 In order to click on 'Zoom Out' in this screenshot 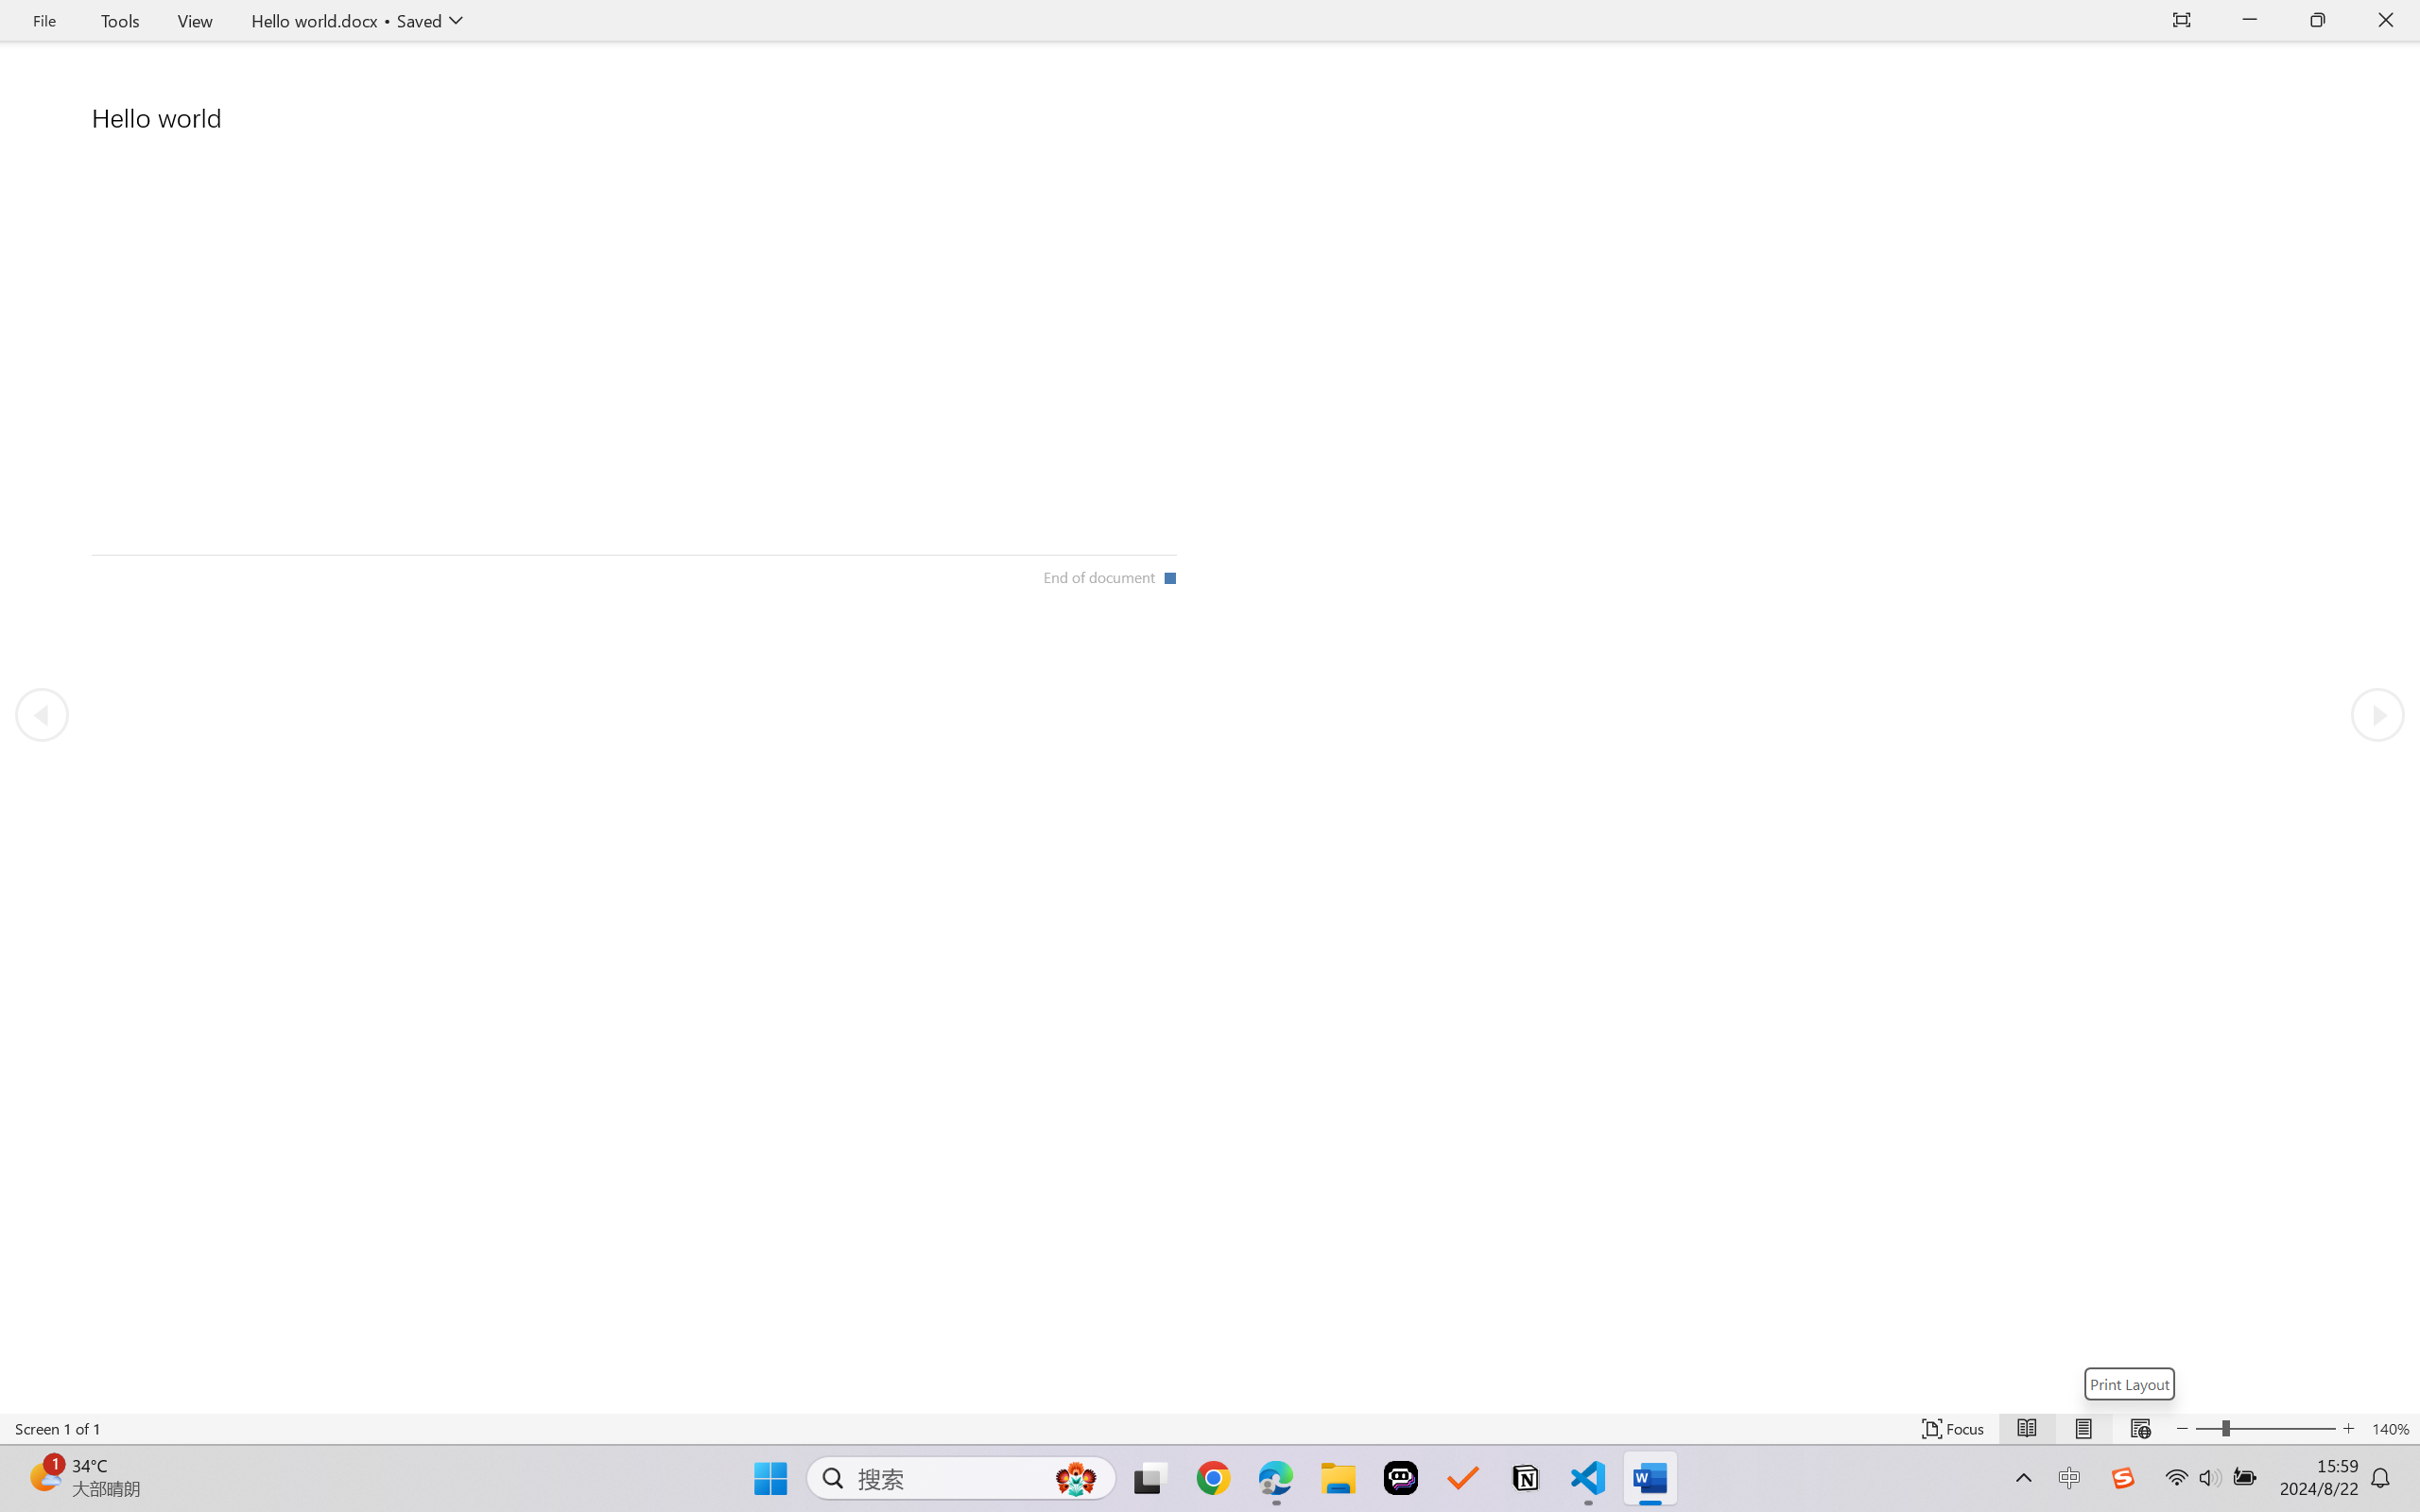, I will do `click(2207, 1428)`.